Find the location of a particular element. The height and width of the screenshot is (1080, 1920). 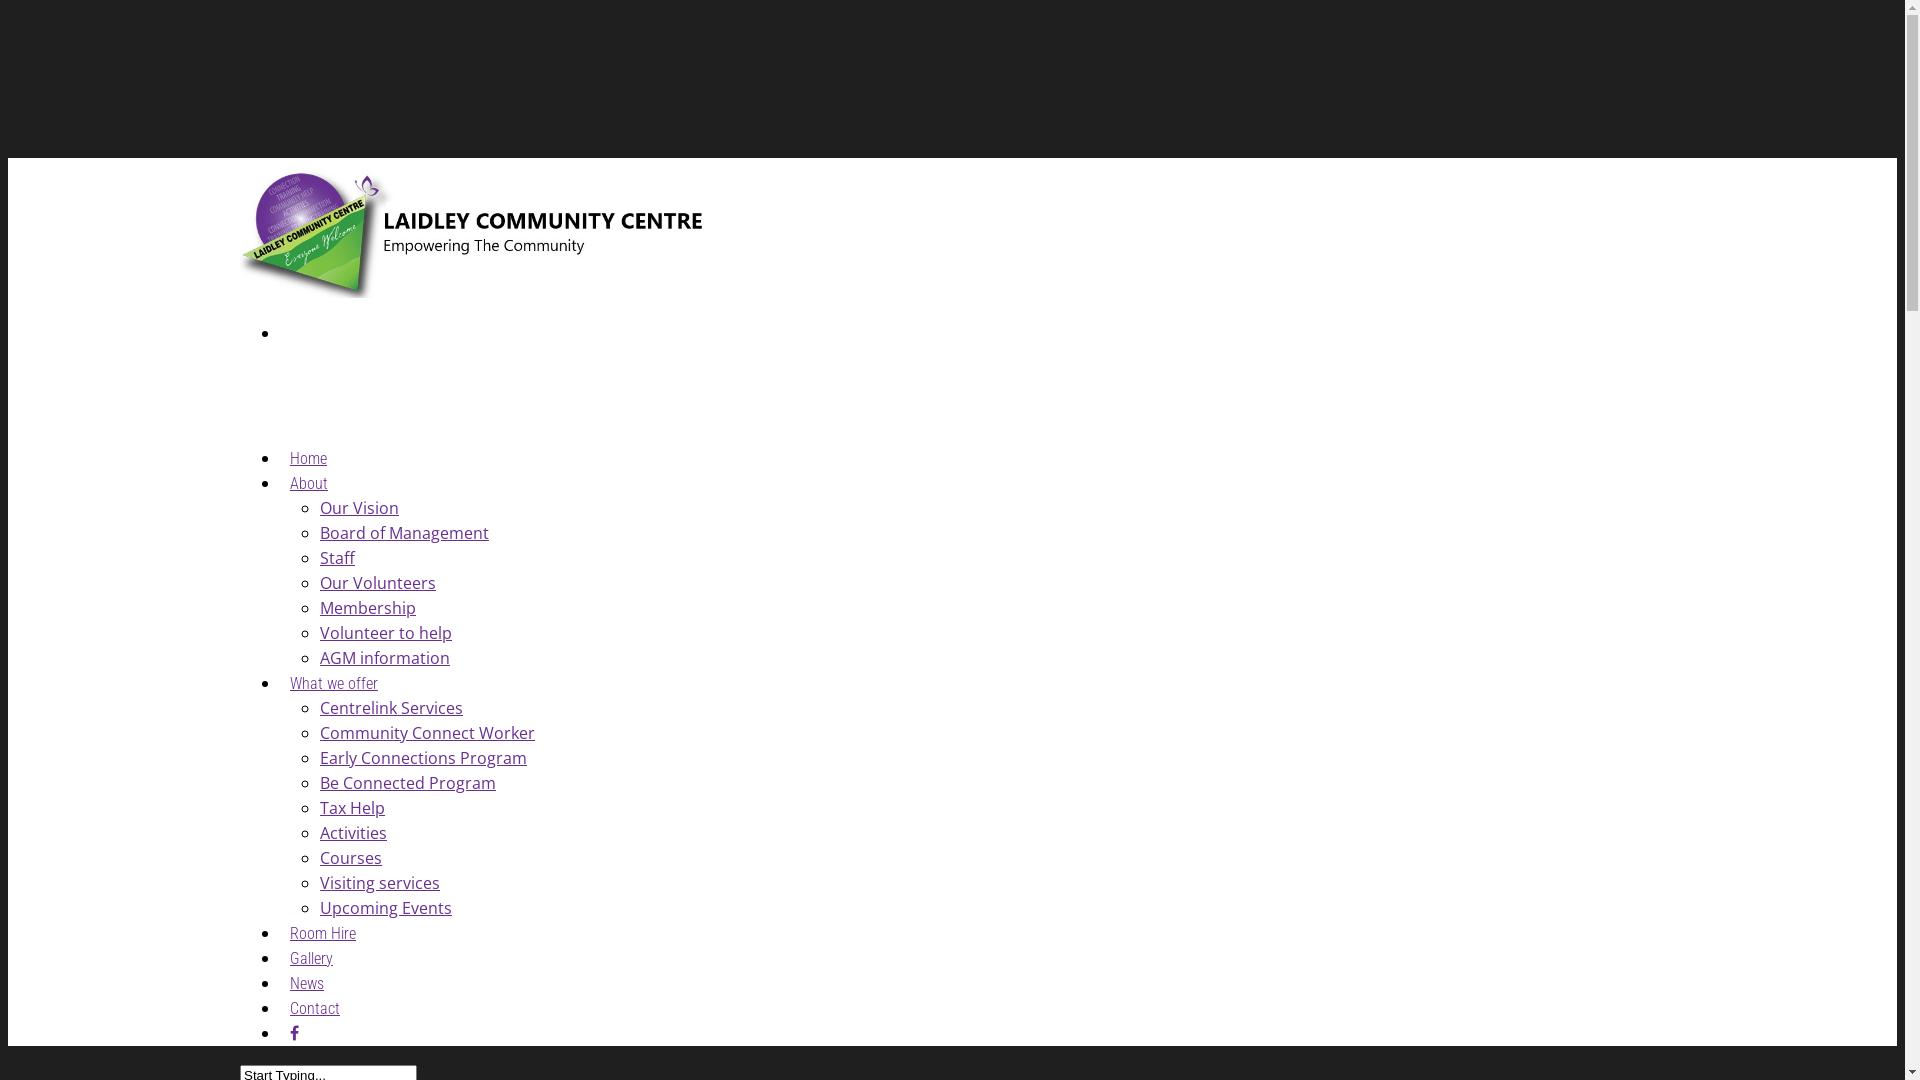

'Activities' is located at coordinates (320, 833).